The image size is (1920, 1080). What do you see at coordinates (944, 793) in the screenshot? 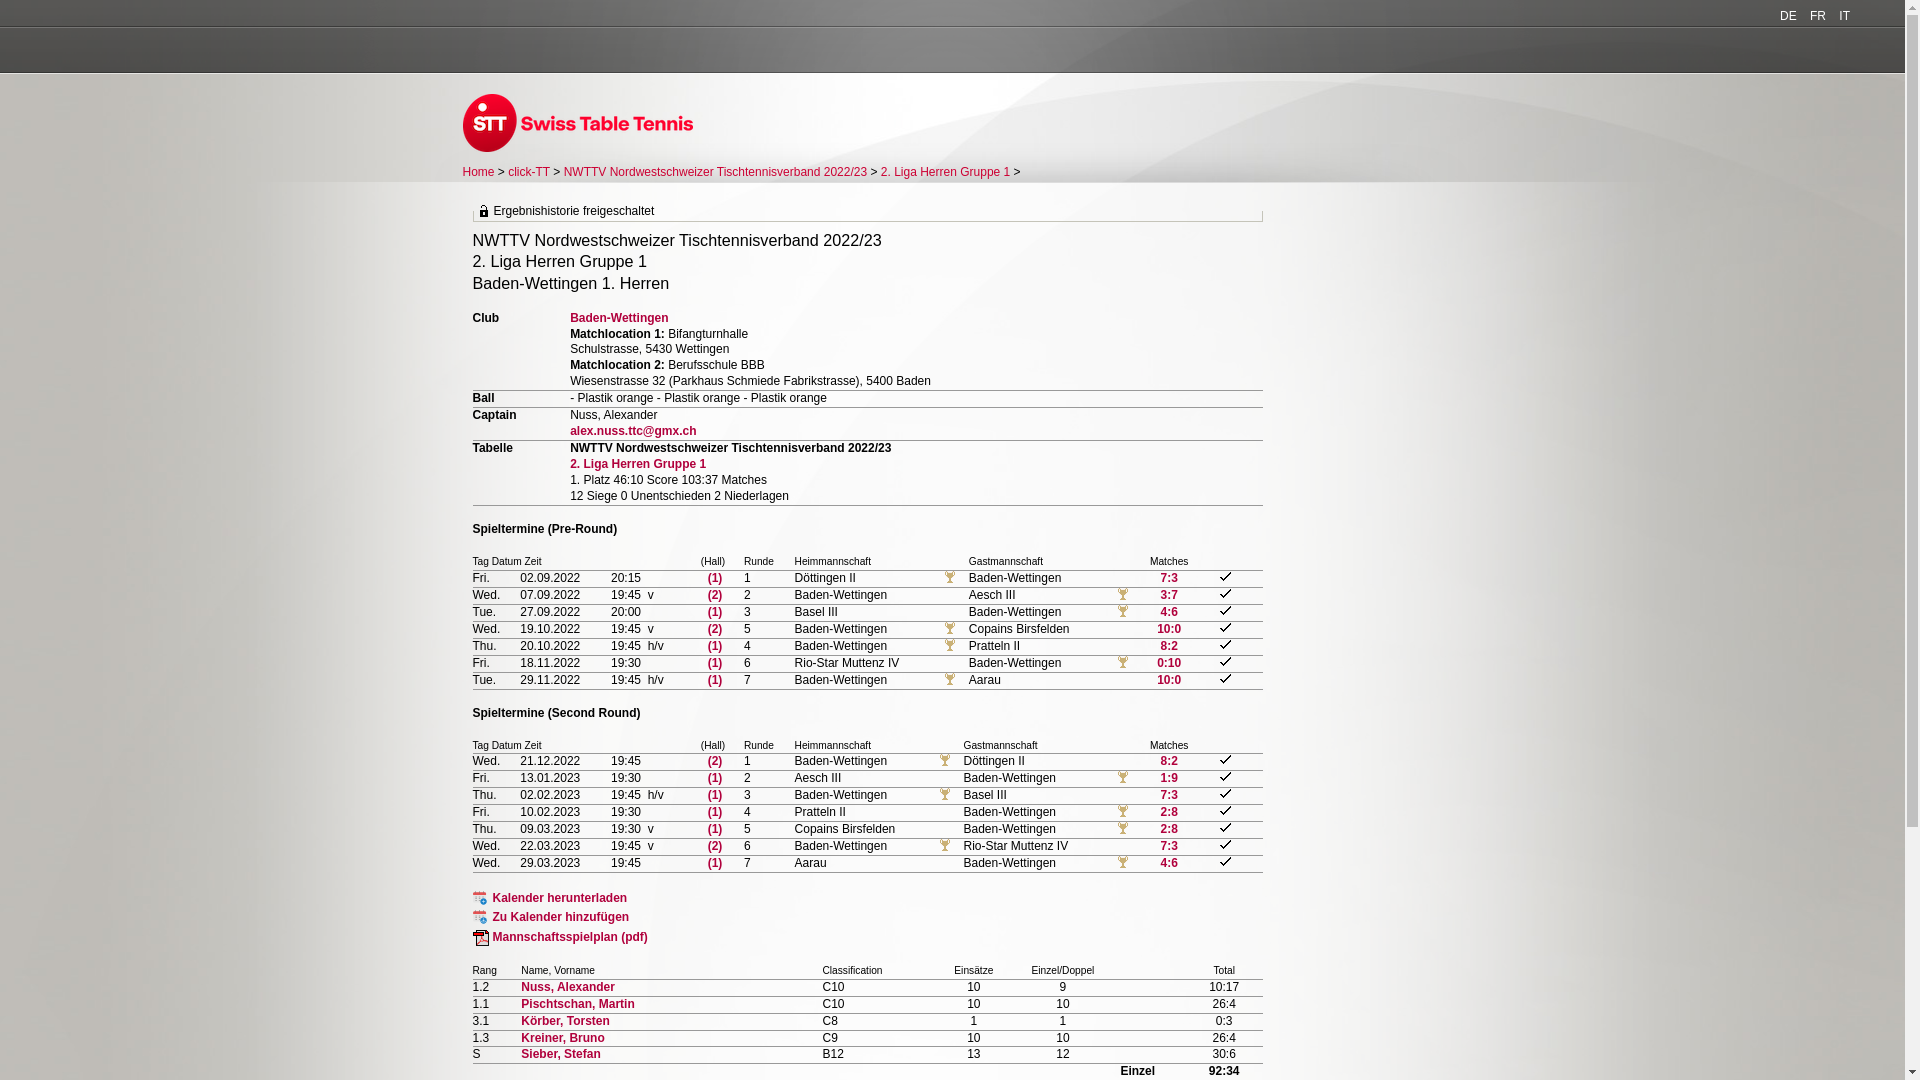
I see `'Victory'` at bounding box center [944, 793].